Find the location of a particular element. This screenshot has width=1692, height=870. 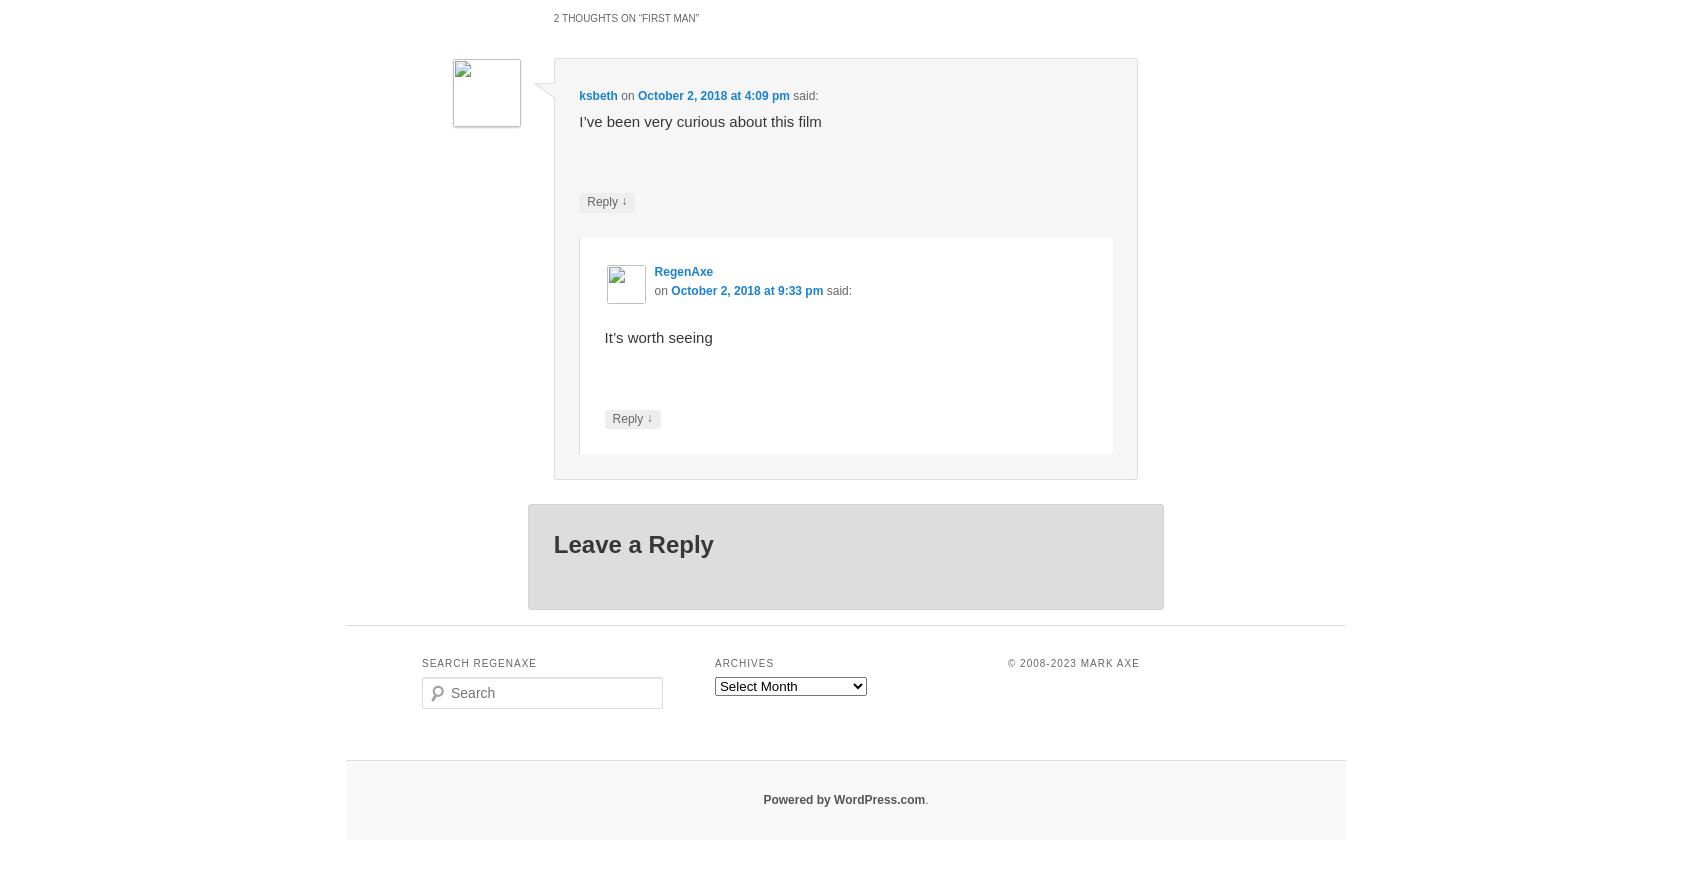

'October 2, 2018 at 4:09 pm' is located at coordinates (712, 94).